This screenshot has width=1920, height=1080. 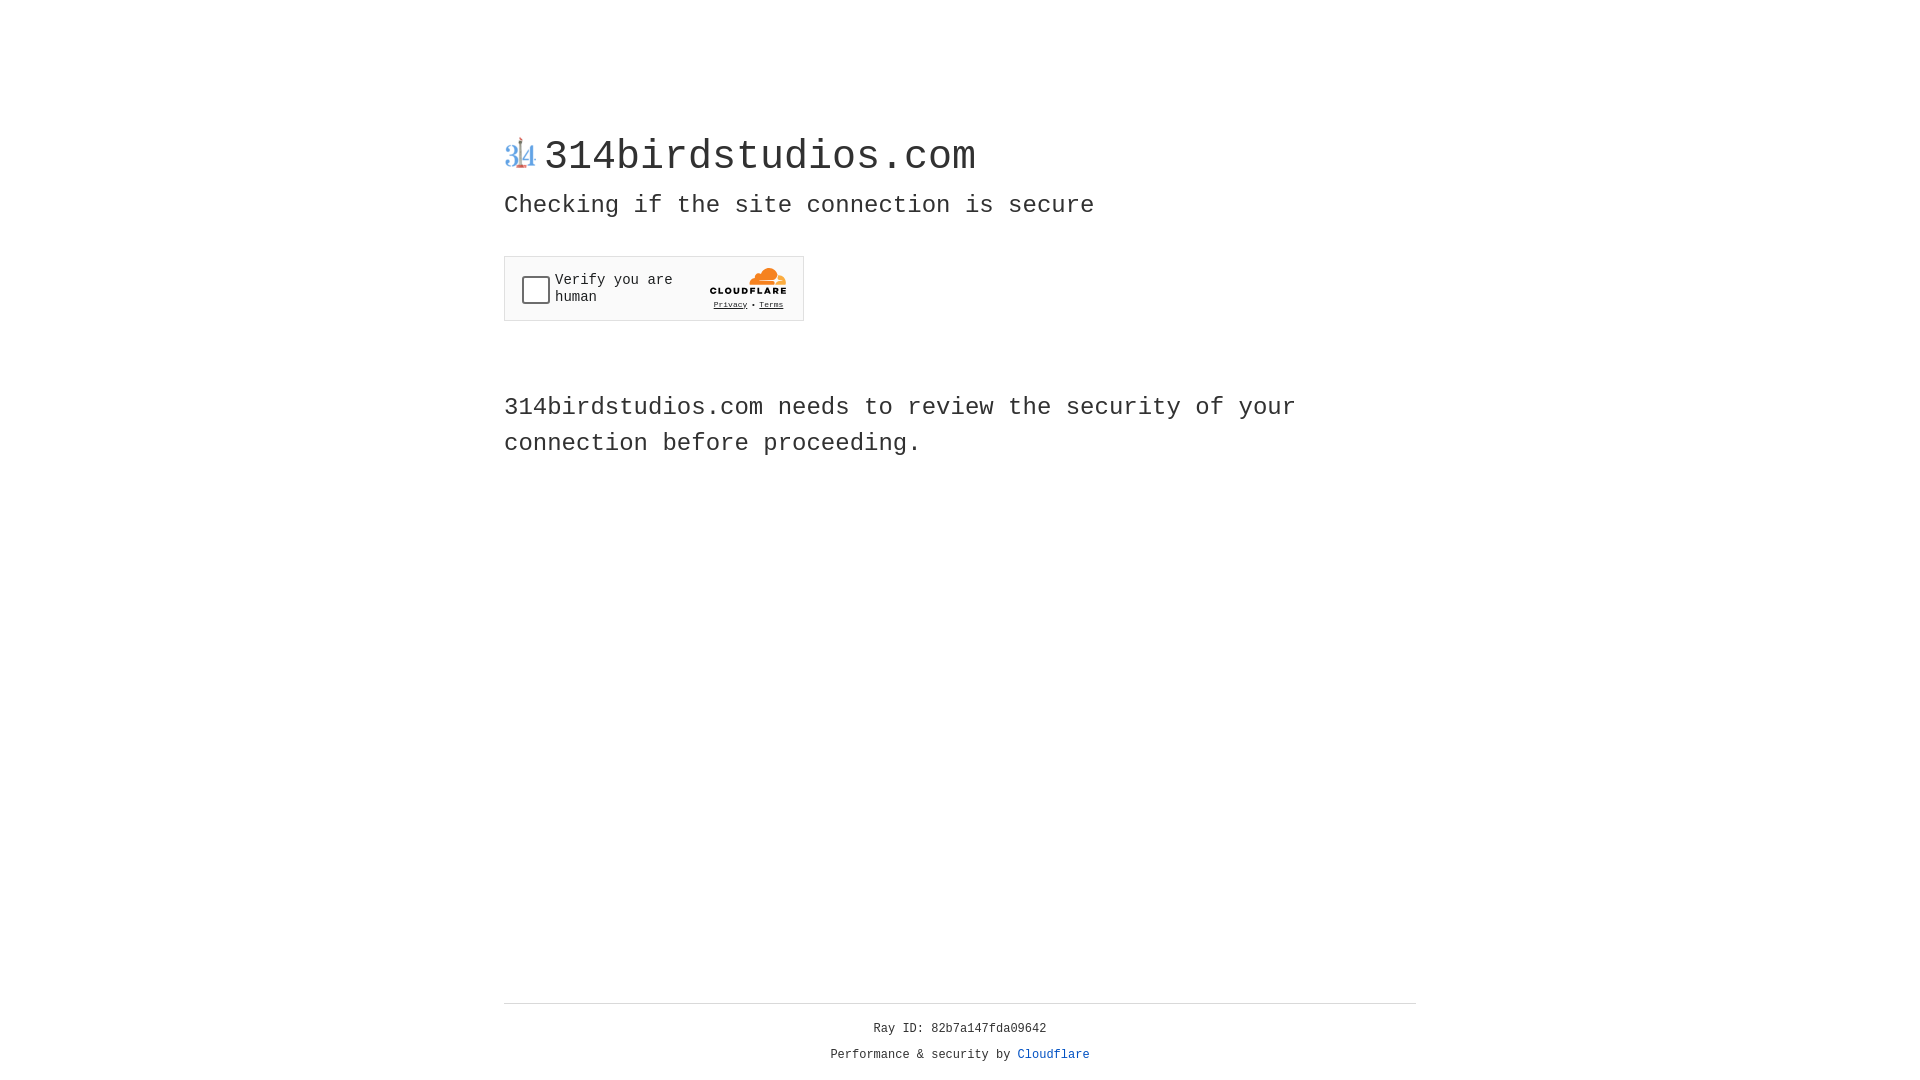 What do you see at coordinates (1053, 1054) in the screenshot?
I see `'Cloudflare'` at bounding box center [1053, 1054].